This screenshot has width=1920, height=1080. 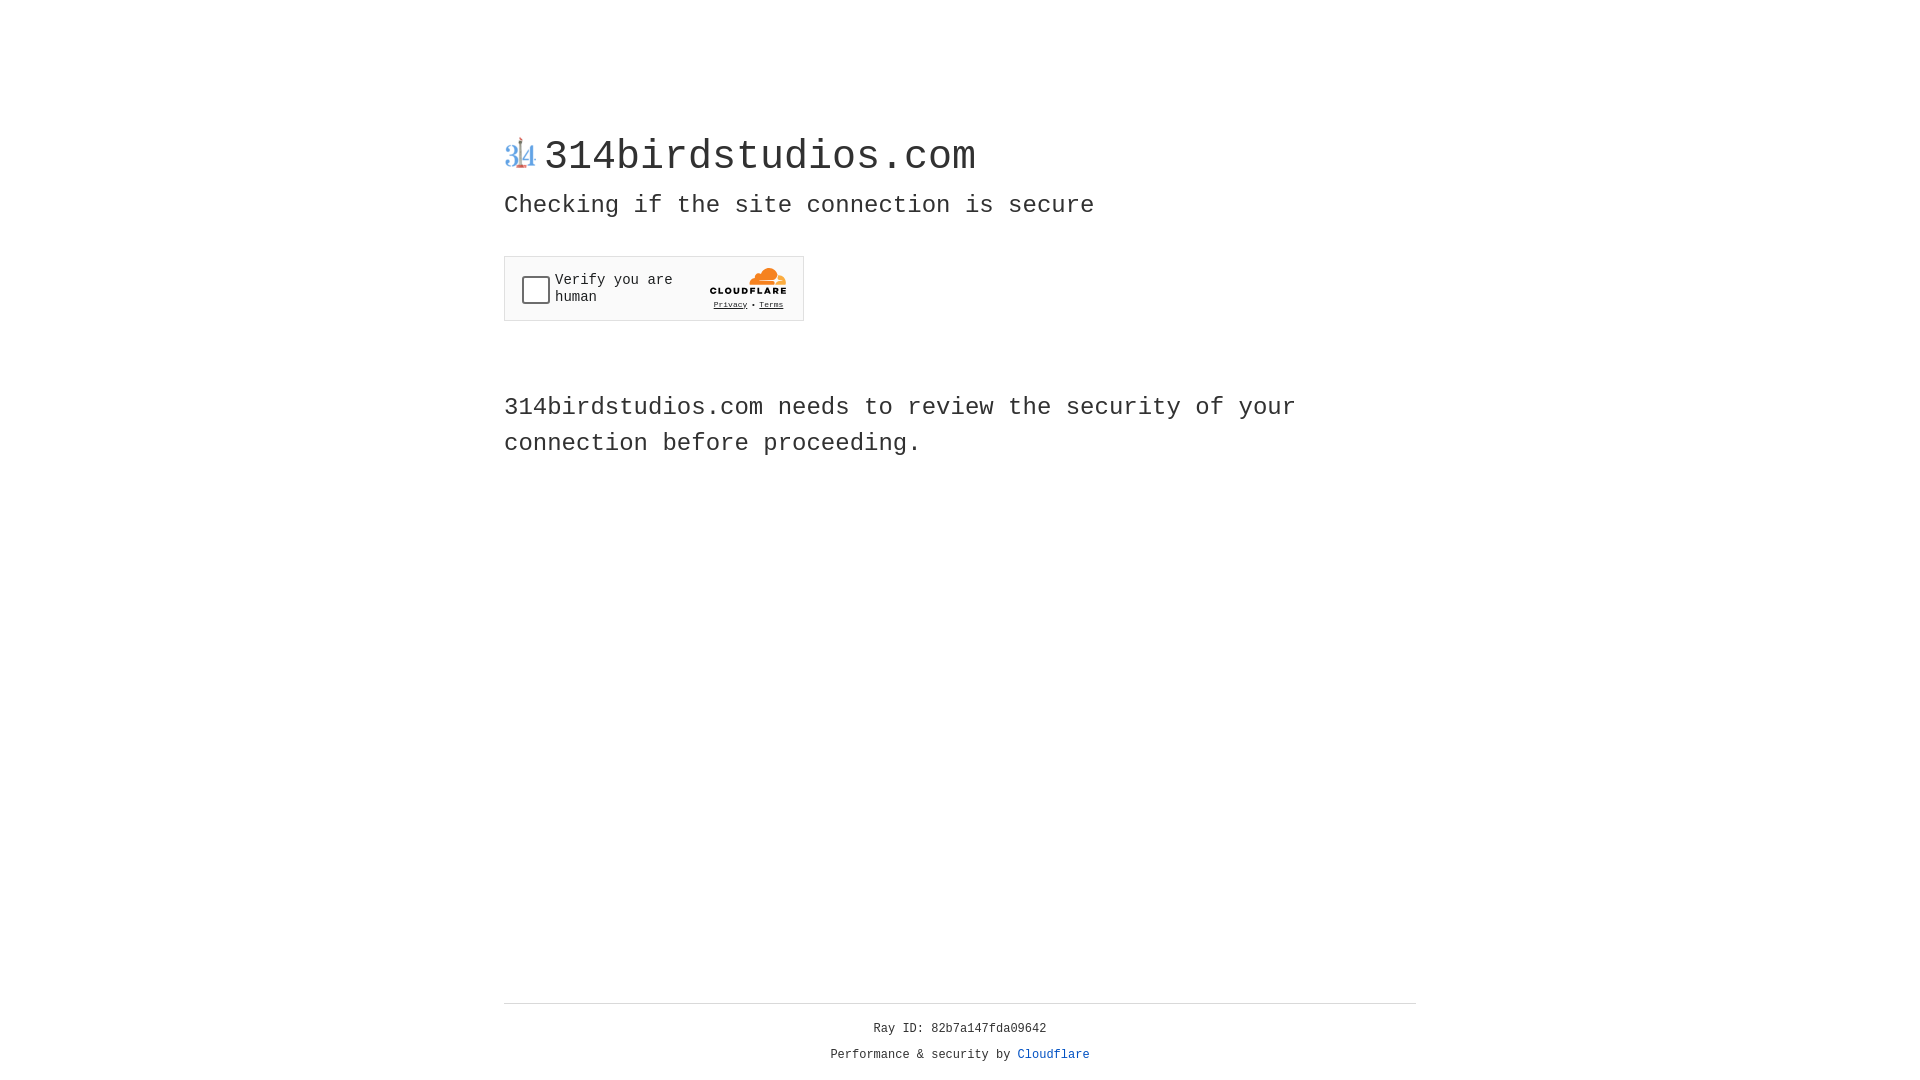 What do you see at coordinates (1053, 1054) in the screenshot?
I see `'Cloudflare'` at bounding box center [1053, 1054].